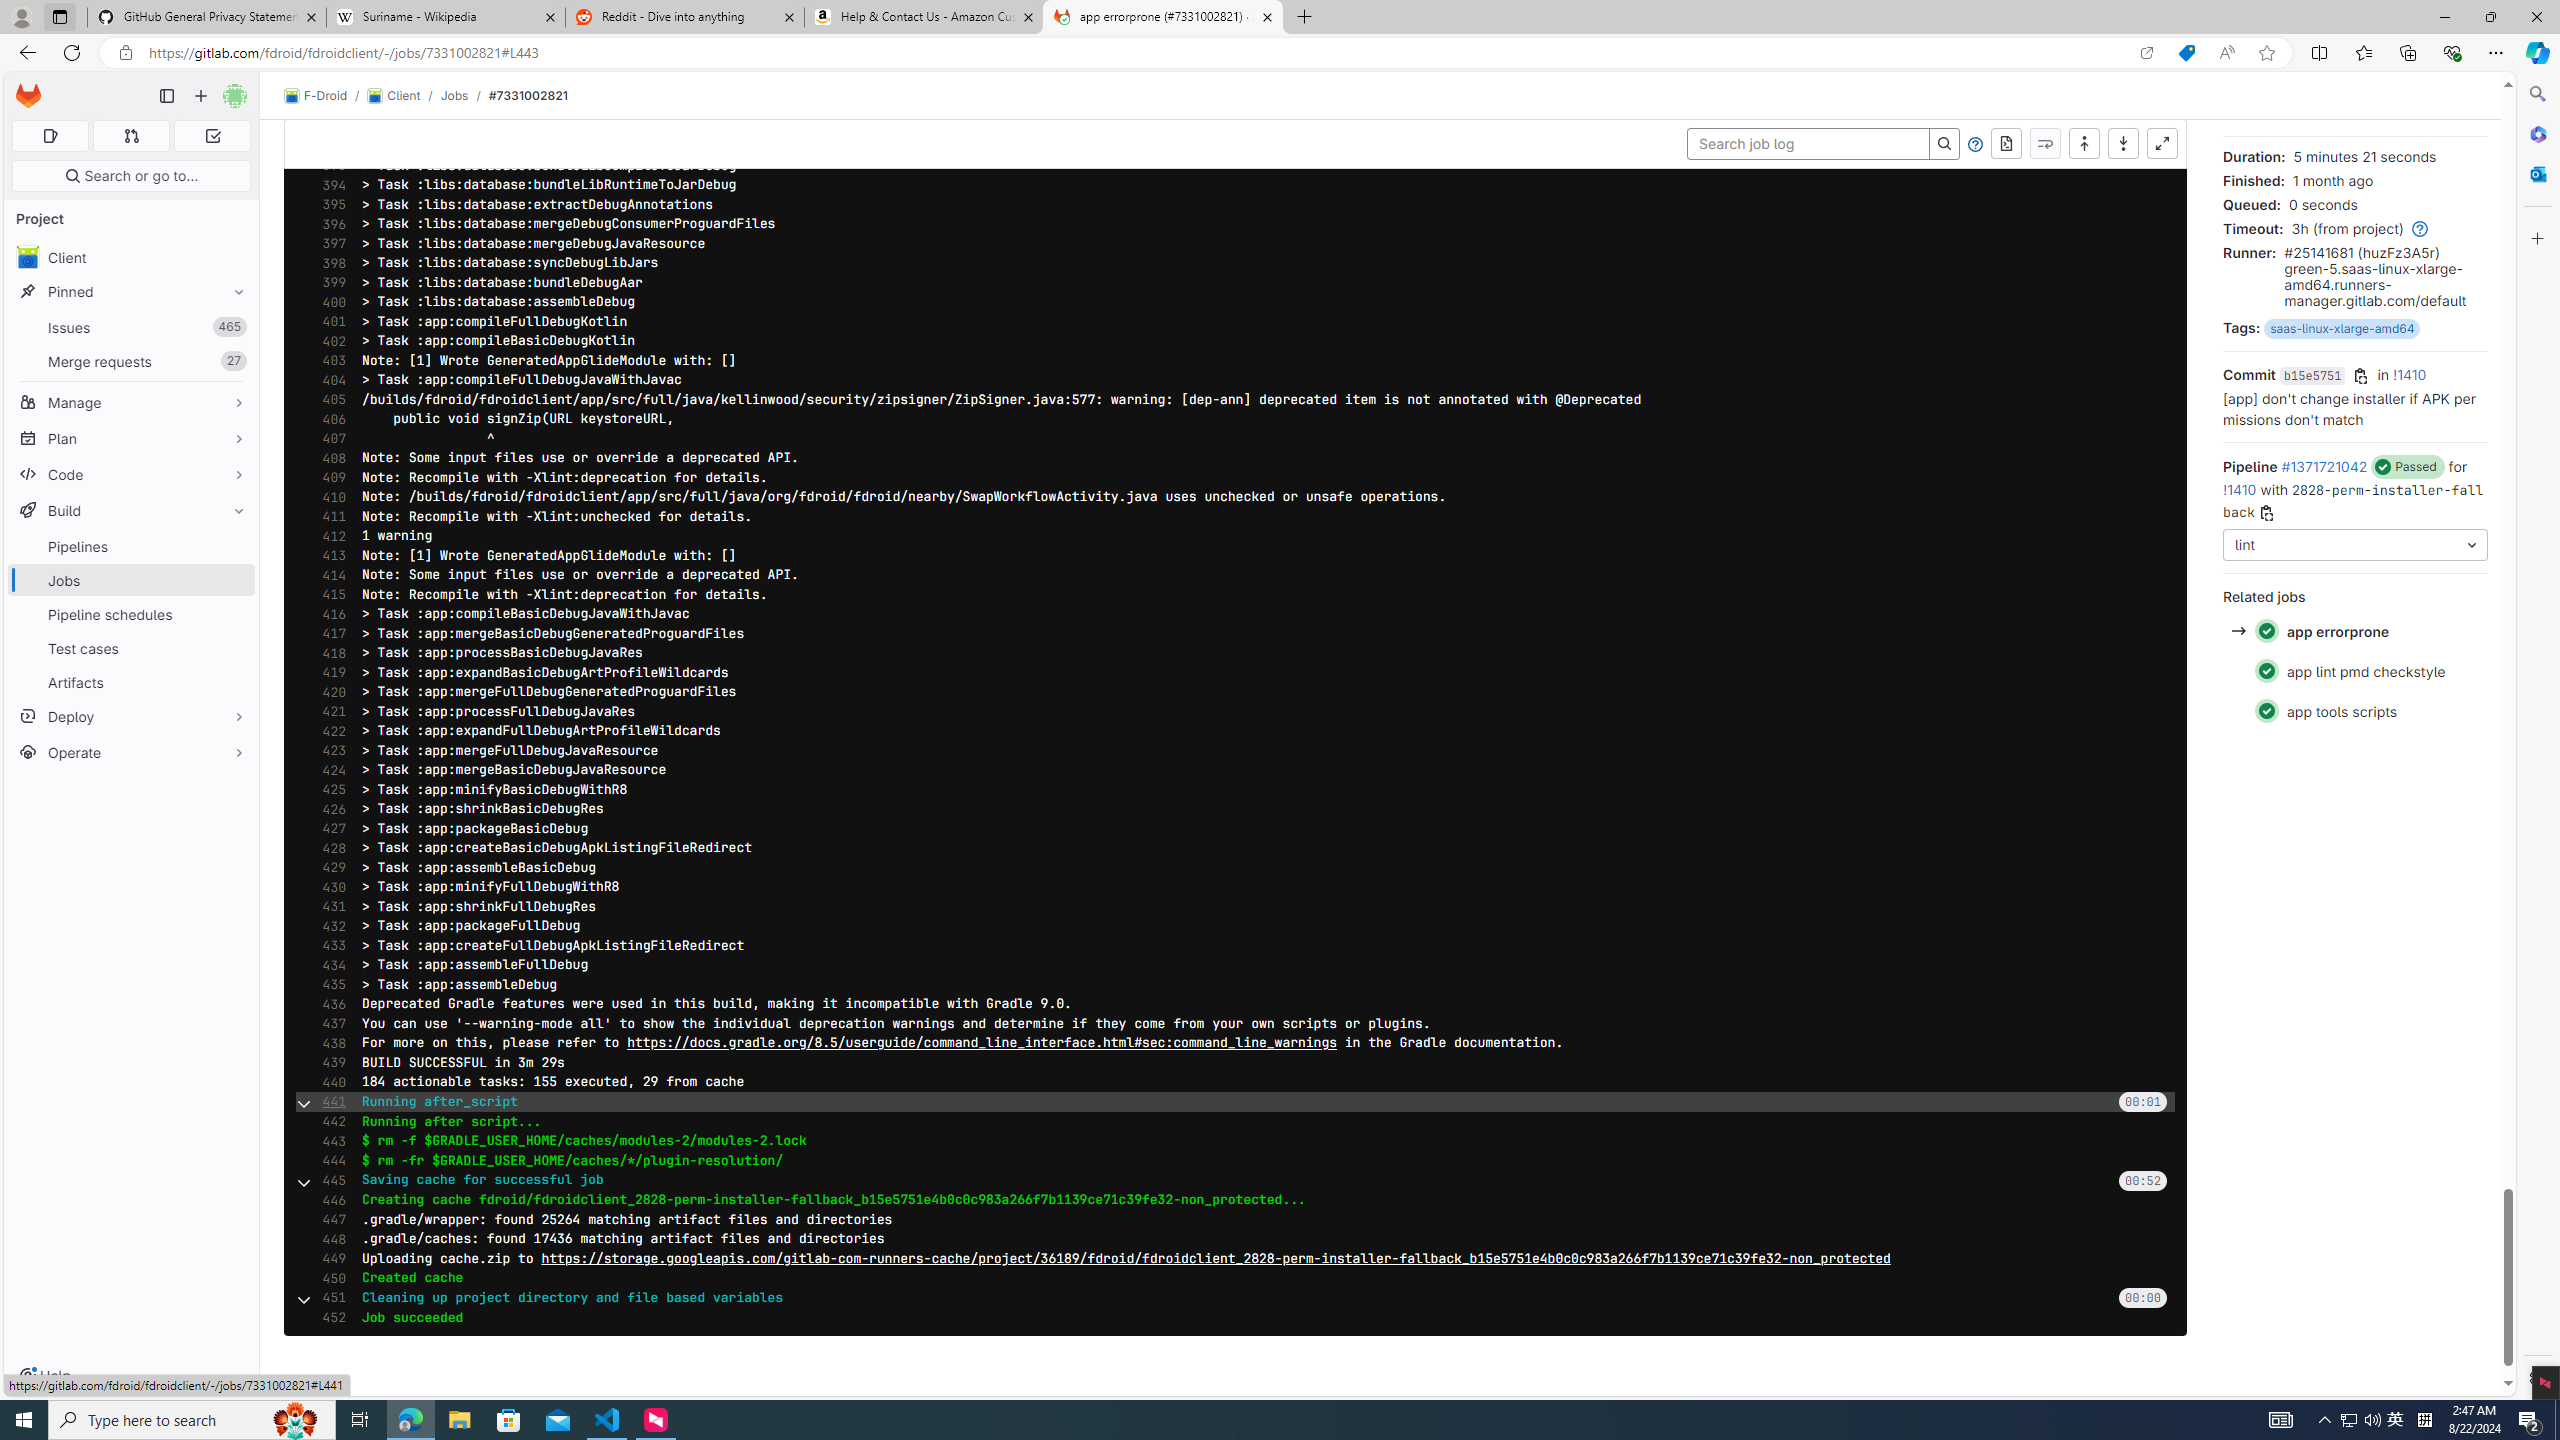 Image resolution: width=2560 pixels, height=1440 pixels. What do you see at coordinates (327, 613) in the screenshot?
I see `'416'` at bounding box center [327, 613].